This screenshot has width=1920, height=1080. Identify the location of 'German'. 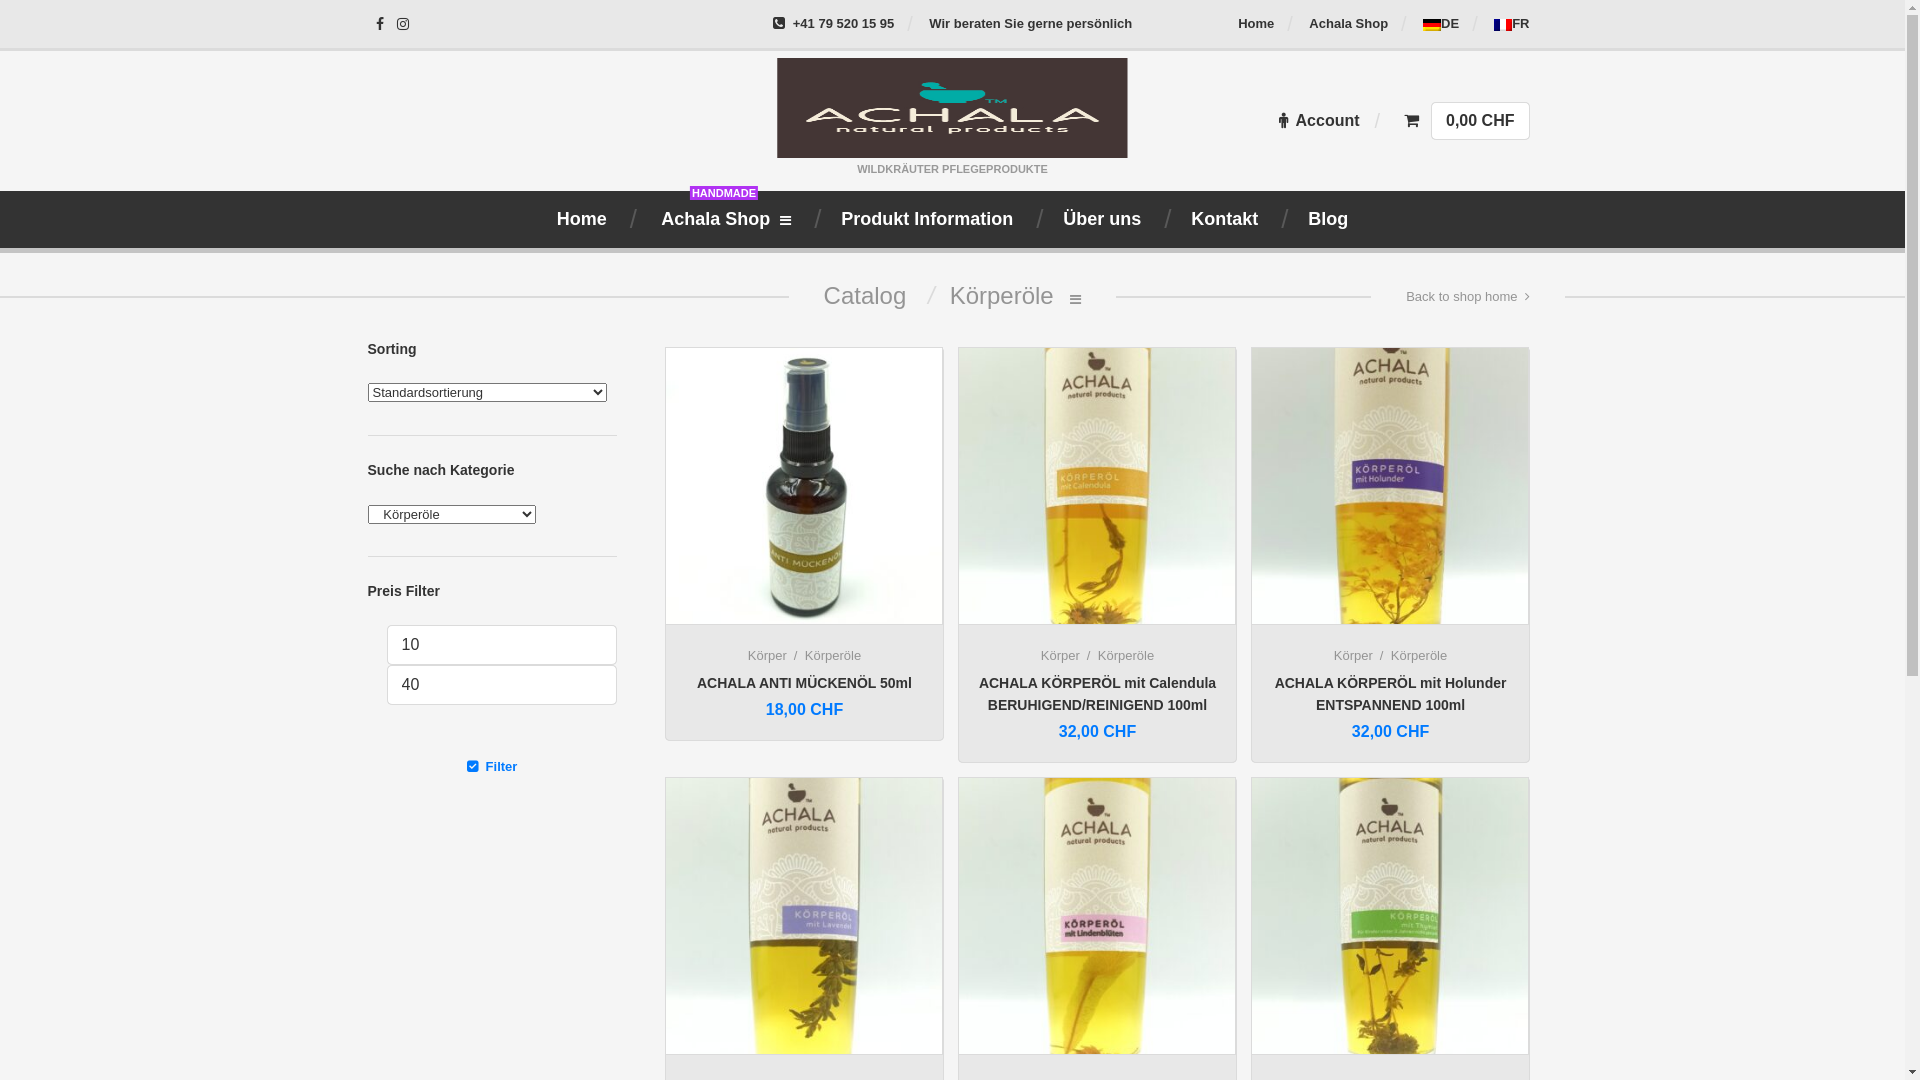
(1421, 24).